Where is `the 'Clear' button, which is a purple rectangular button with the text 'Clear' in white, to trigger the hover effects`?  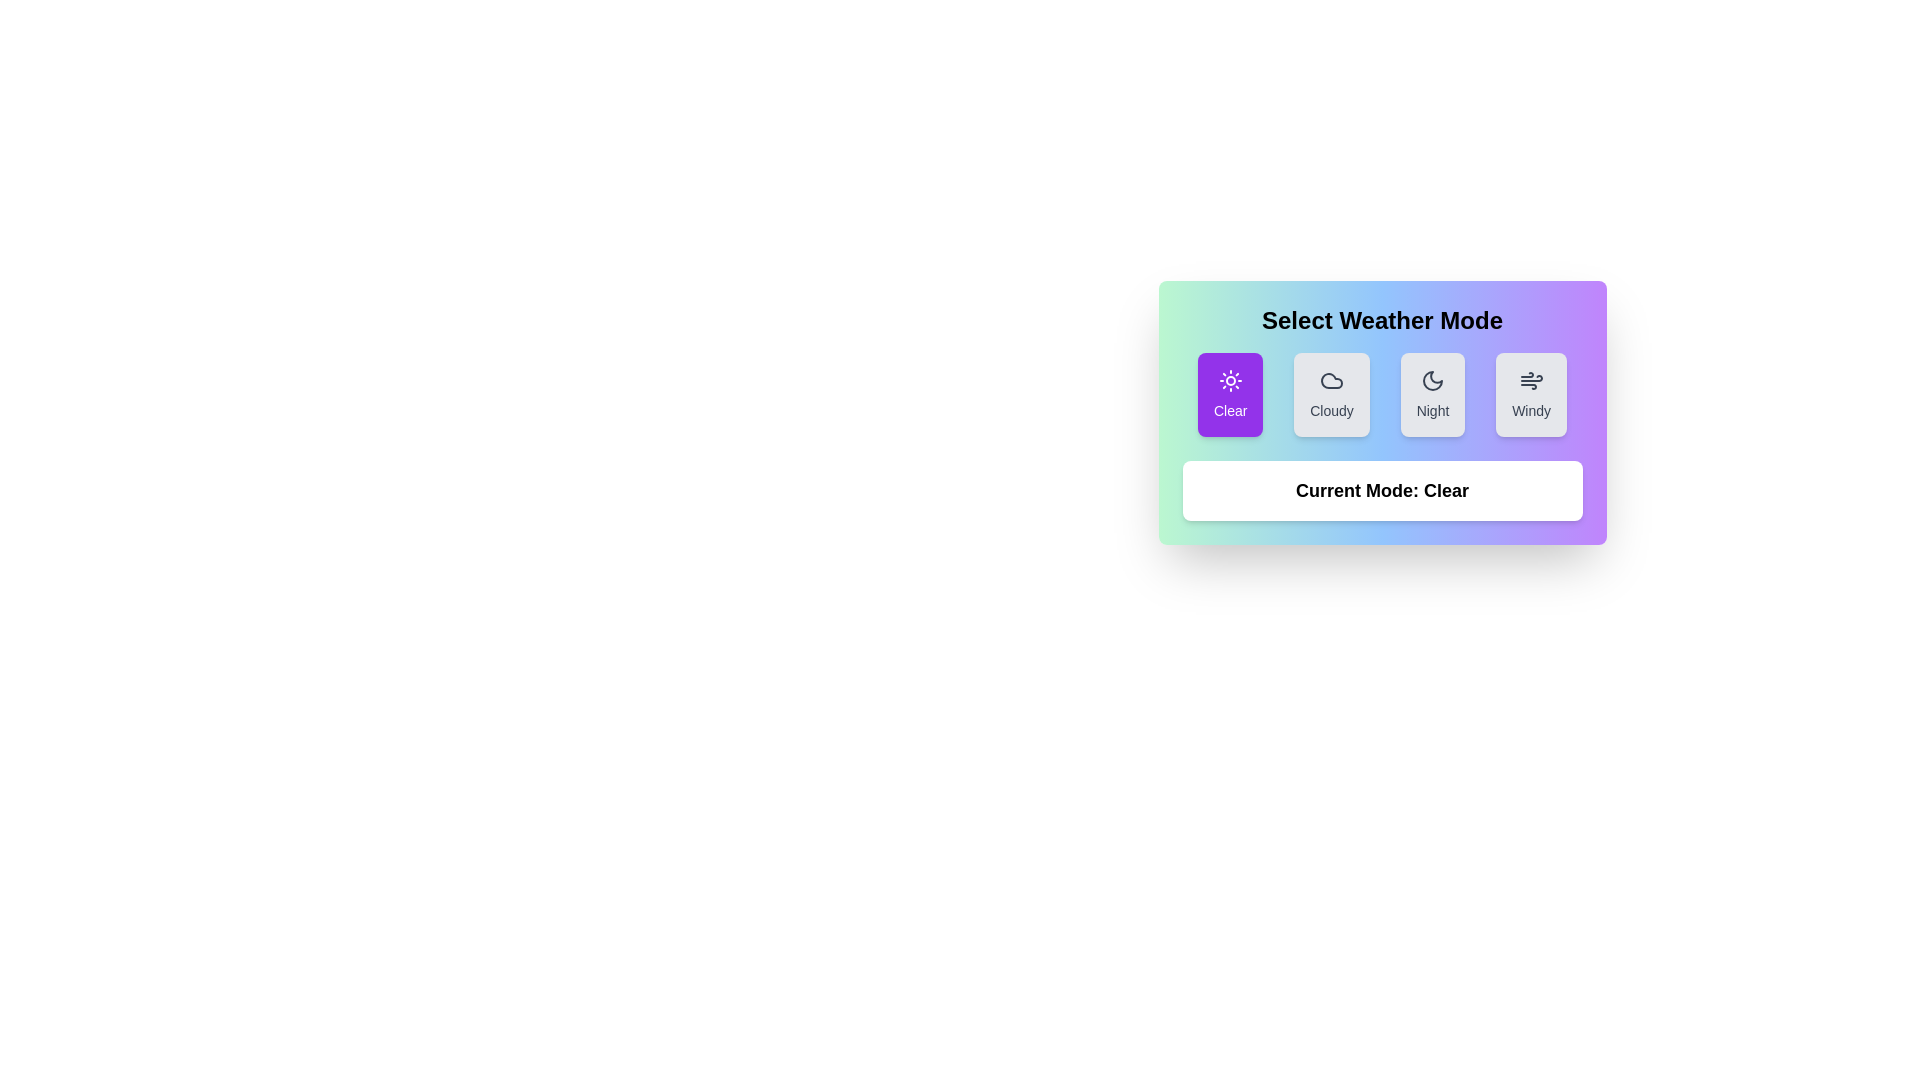
the 'Clear' button, which is a purple rectangular button with the text 'Clear' in white, to trigger the hover effects is located at coordinates (1229, 410).